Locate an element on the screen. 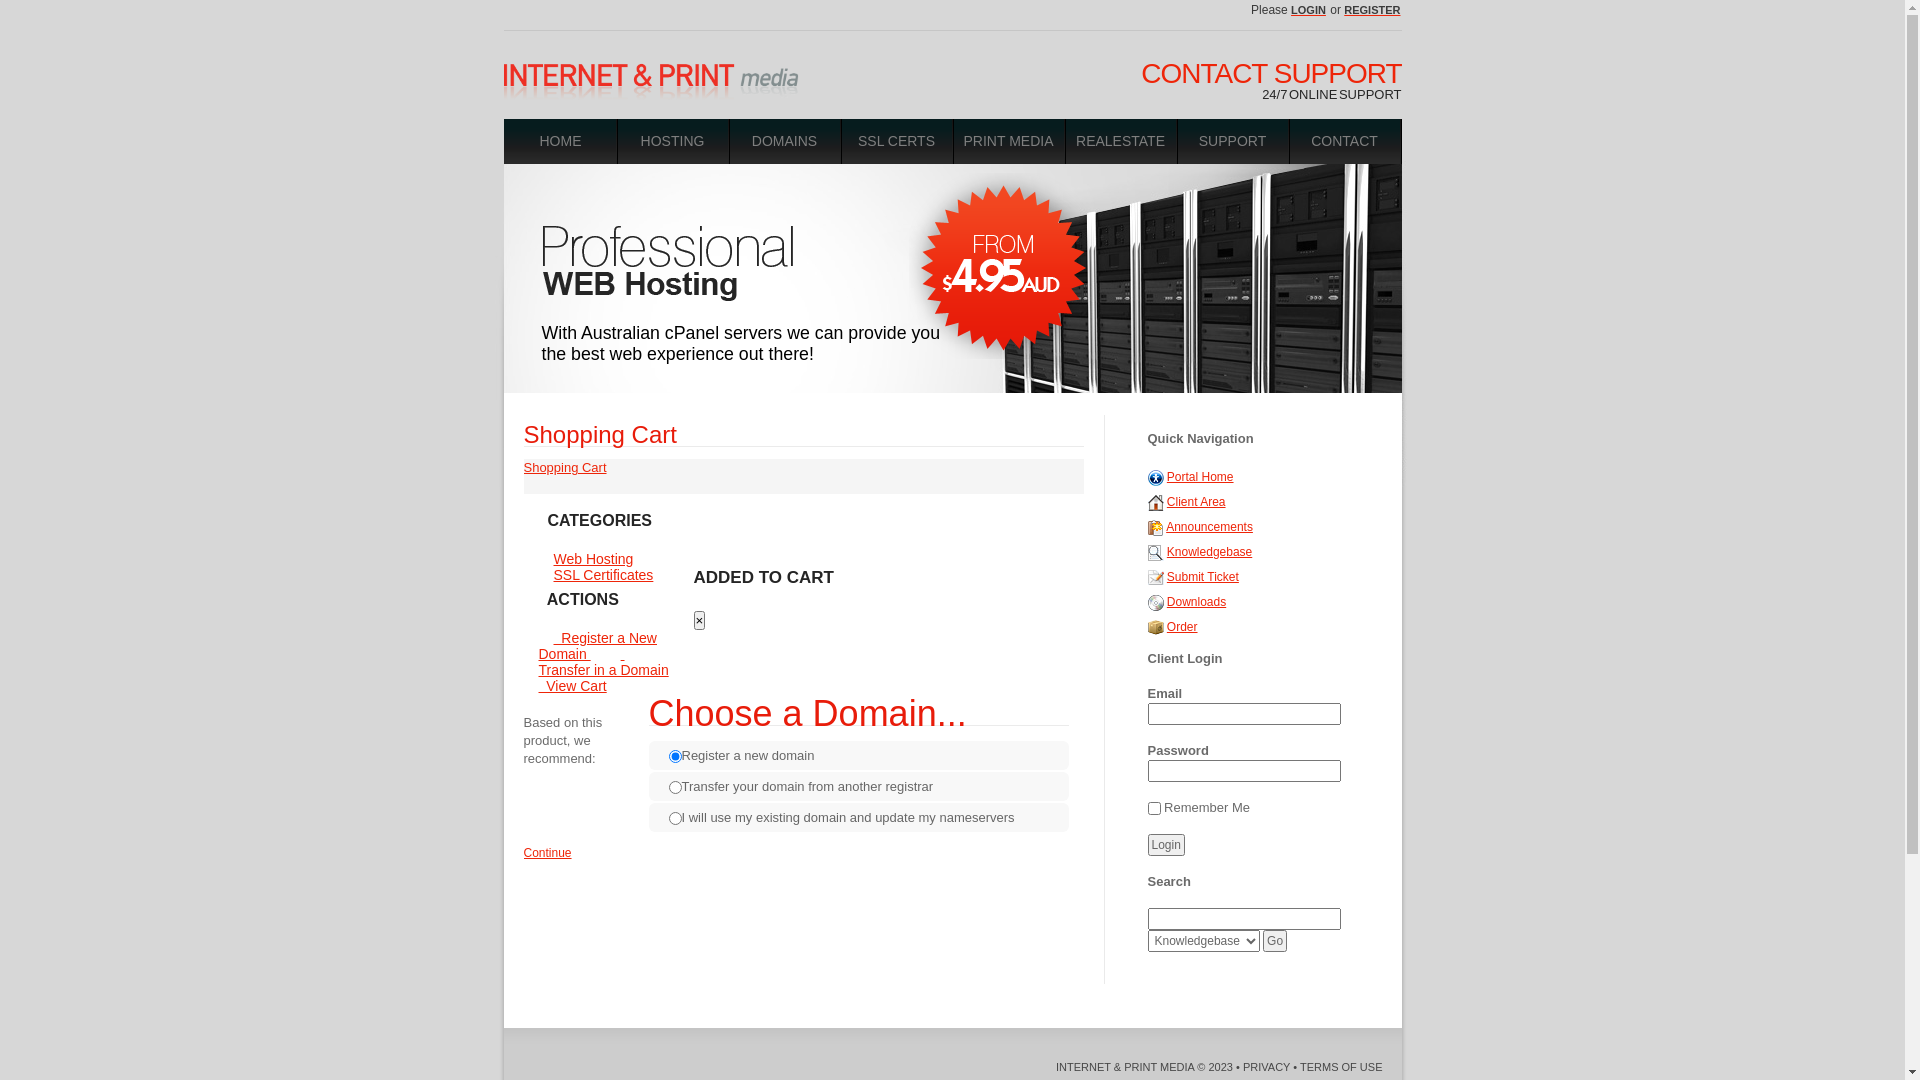 Image resolution: width=1920 pixels, height=1080 pixels. 'Announcements' is located at coordinates (1156, 526).